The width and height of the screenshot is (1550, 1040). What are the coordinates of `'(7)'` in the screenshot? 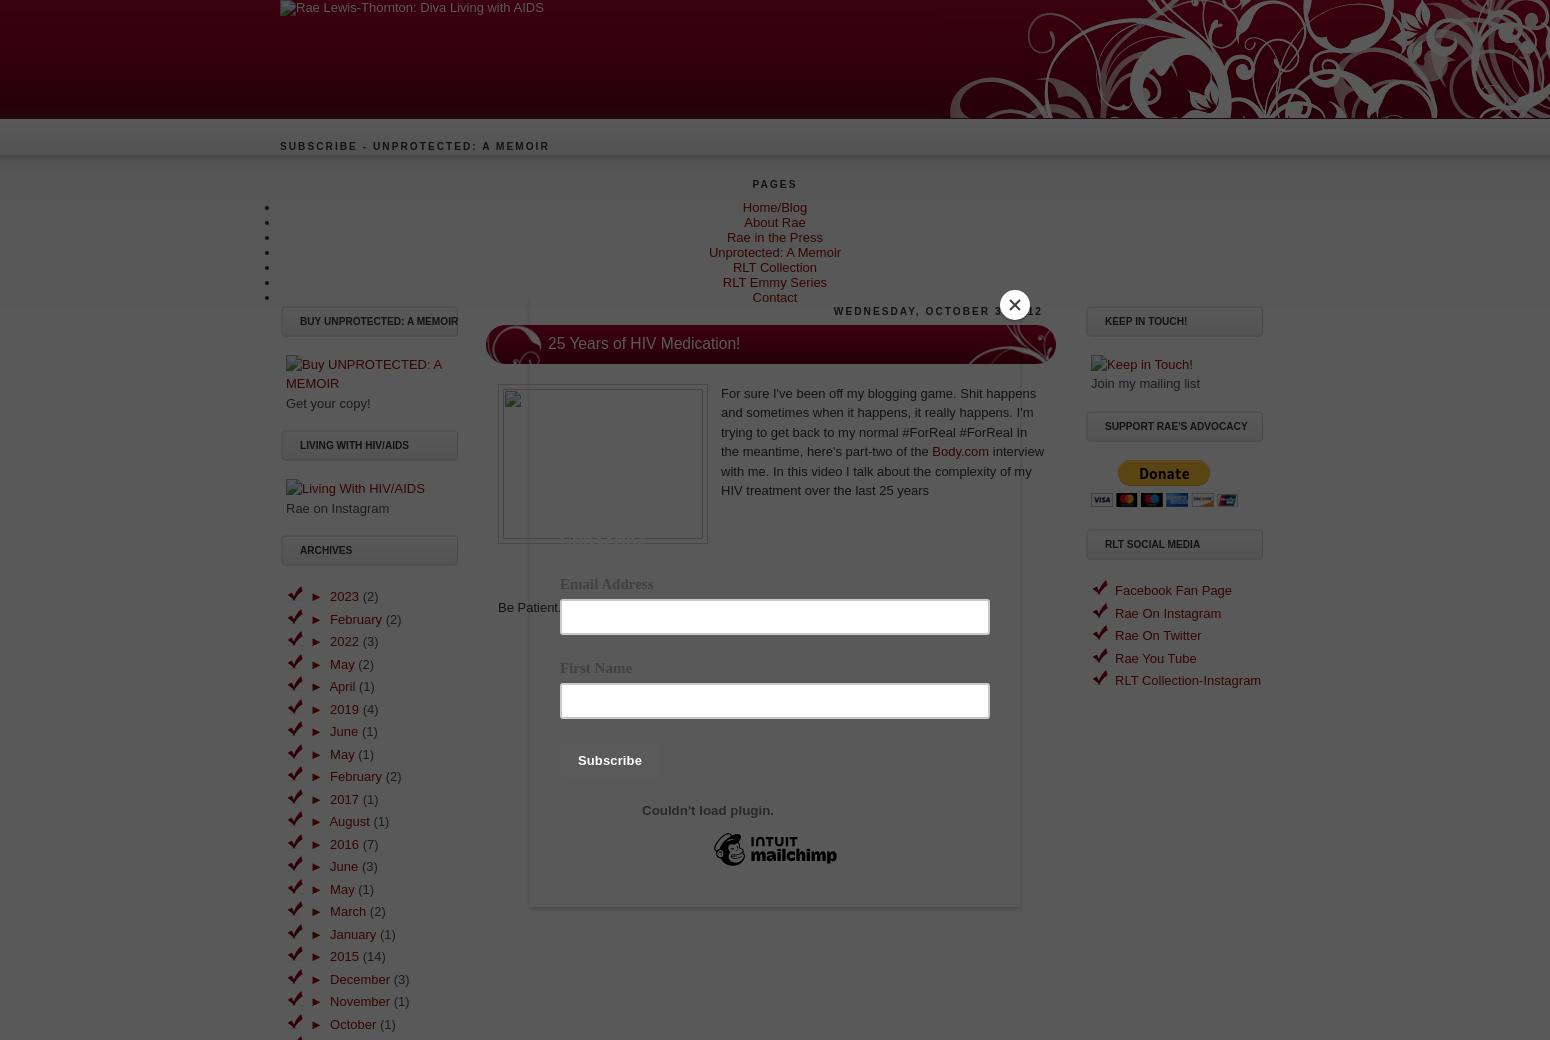 It's located at (368, 842).